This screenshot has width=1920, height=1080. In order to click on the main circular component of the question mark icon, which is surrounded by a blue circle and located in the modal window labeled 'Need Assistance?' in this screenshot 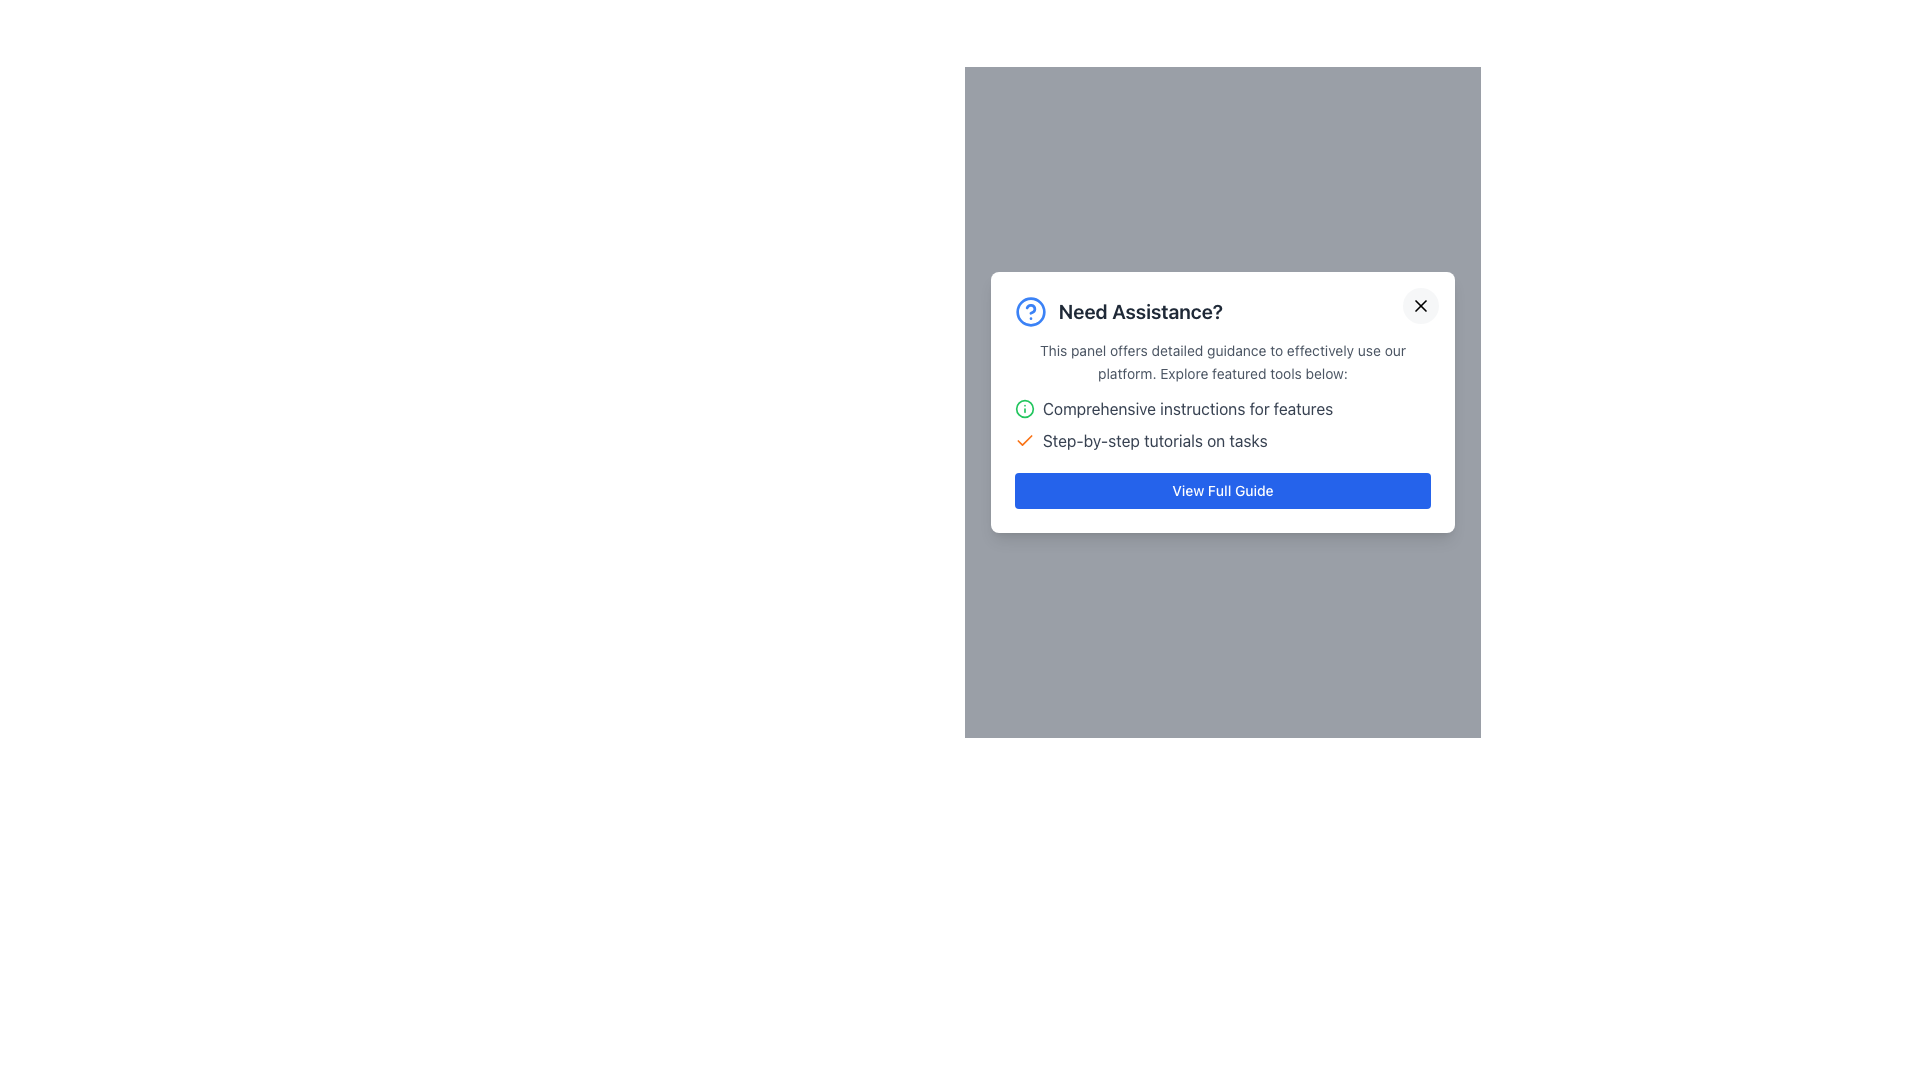, I will do `click(1030, 311)`.